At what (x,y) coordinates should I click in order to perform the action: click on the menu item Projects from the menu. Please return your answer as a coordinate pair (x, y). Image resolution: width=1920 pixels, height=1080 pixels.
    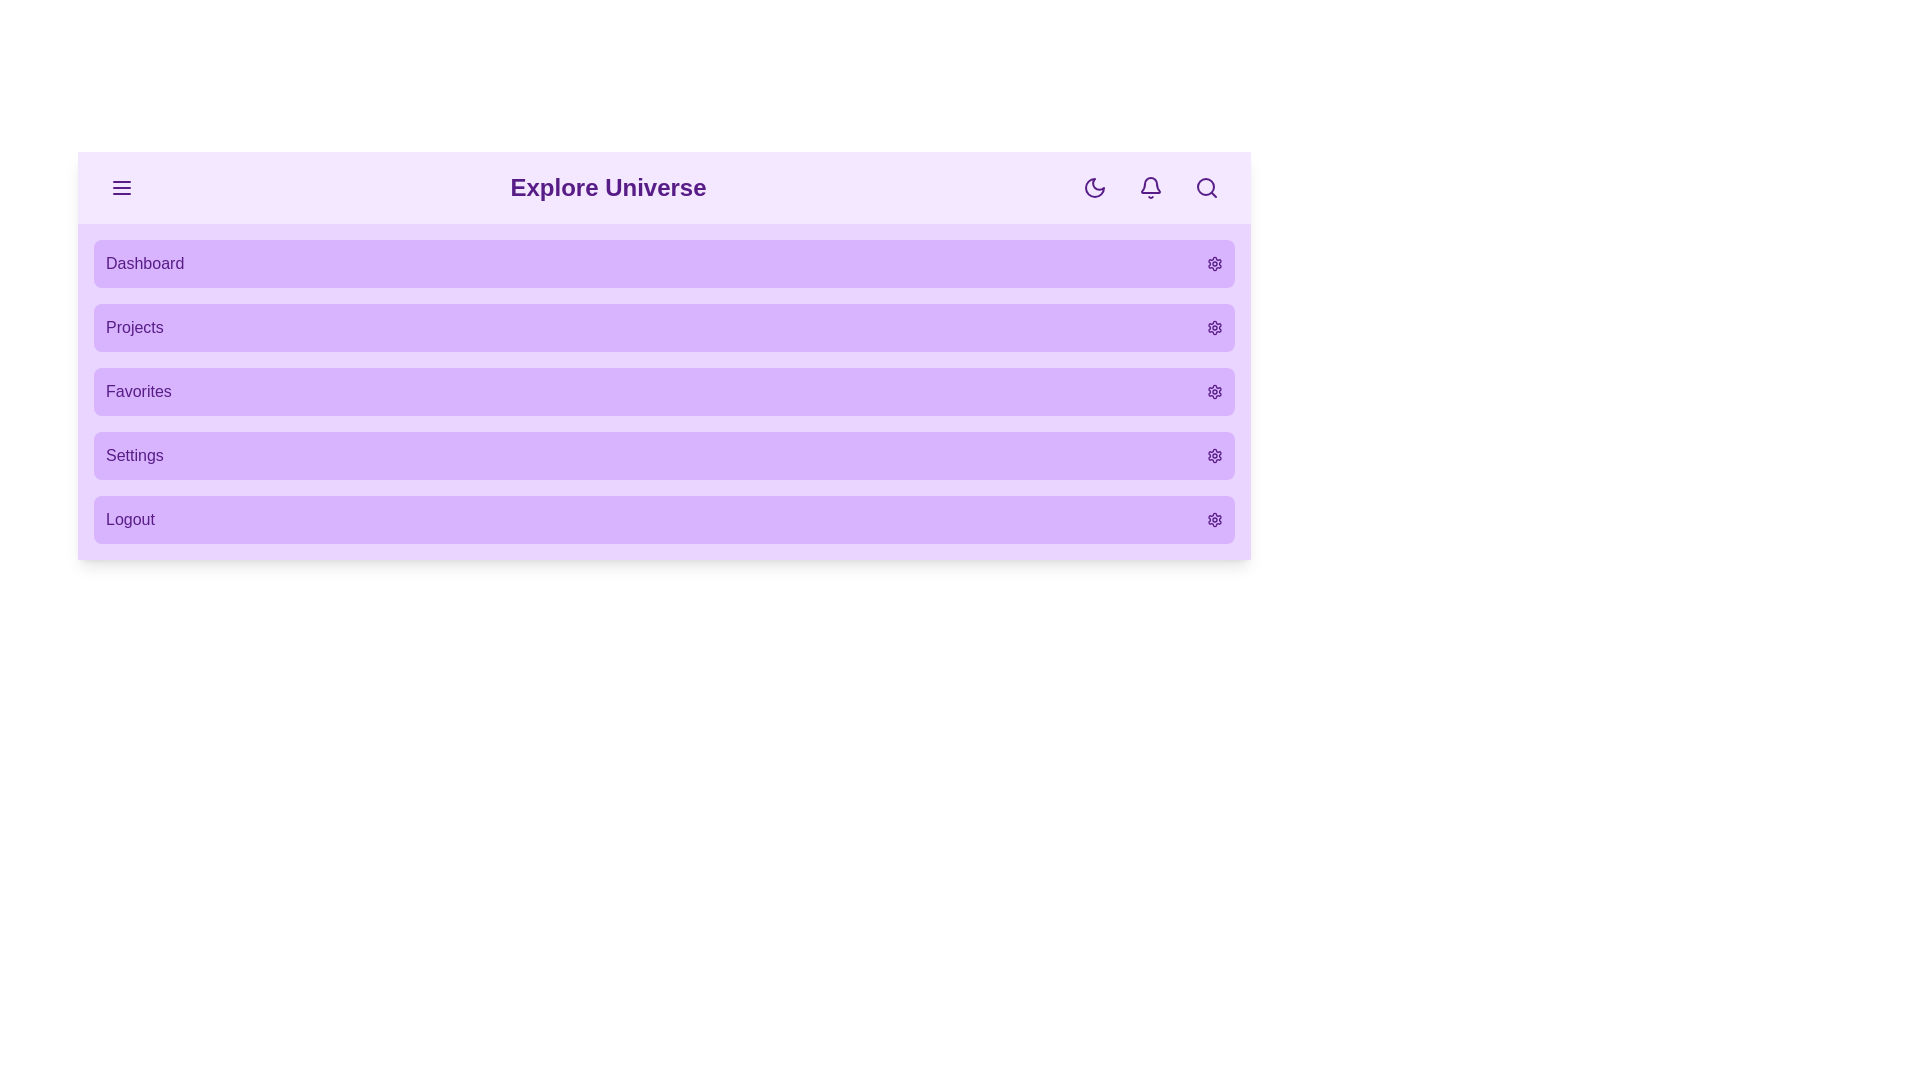
    Looking at the image, I should click on (664, 326).